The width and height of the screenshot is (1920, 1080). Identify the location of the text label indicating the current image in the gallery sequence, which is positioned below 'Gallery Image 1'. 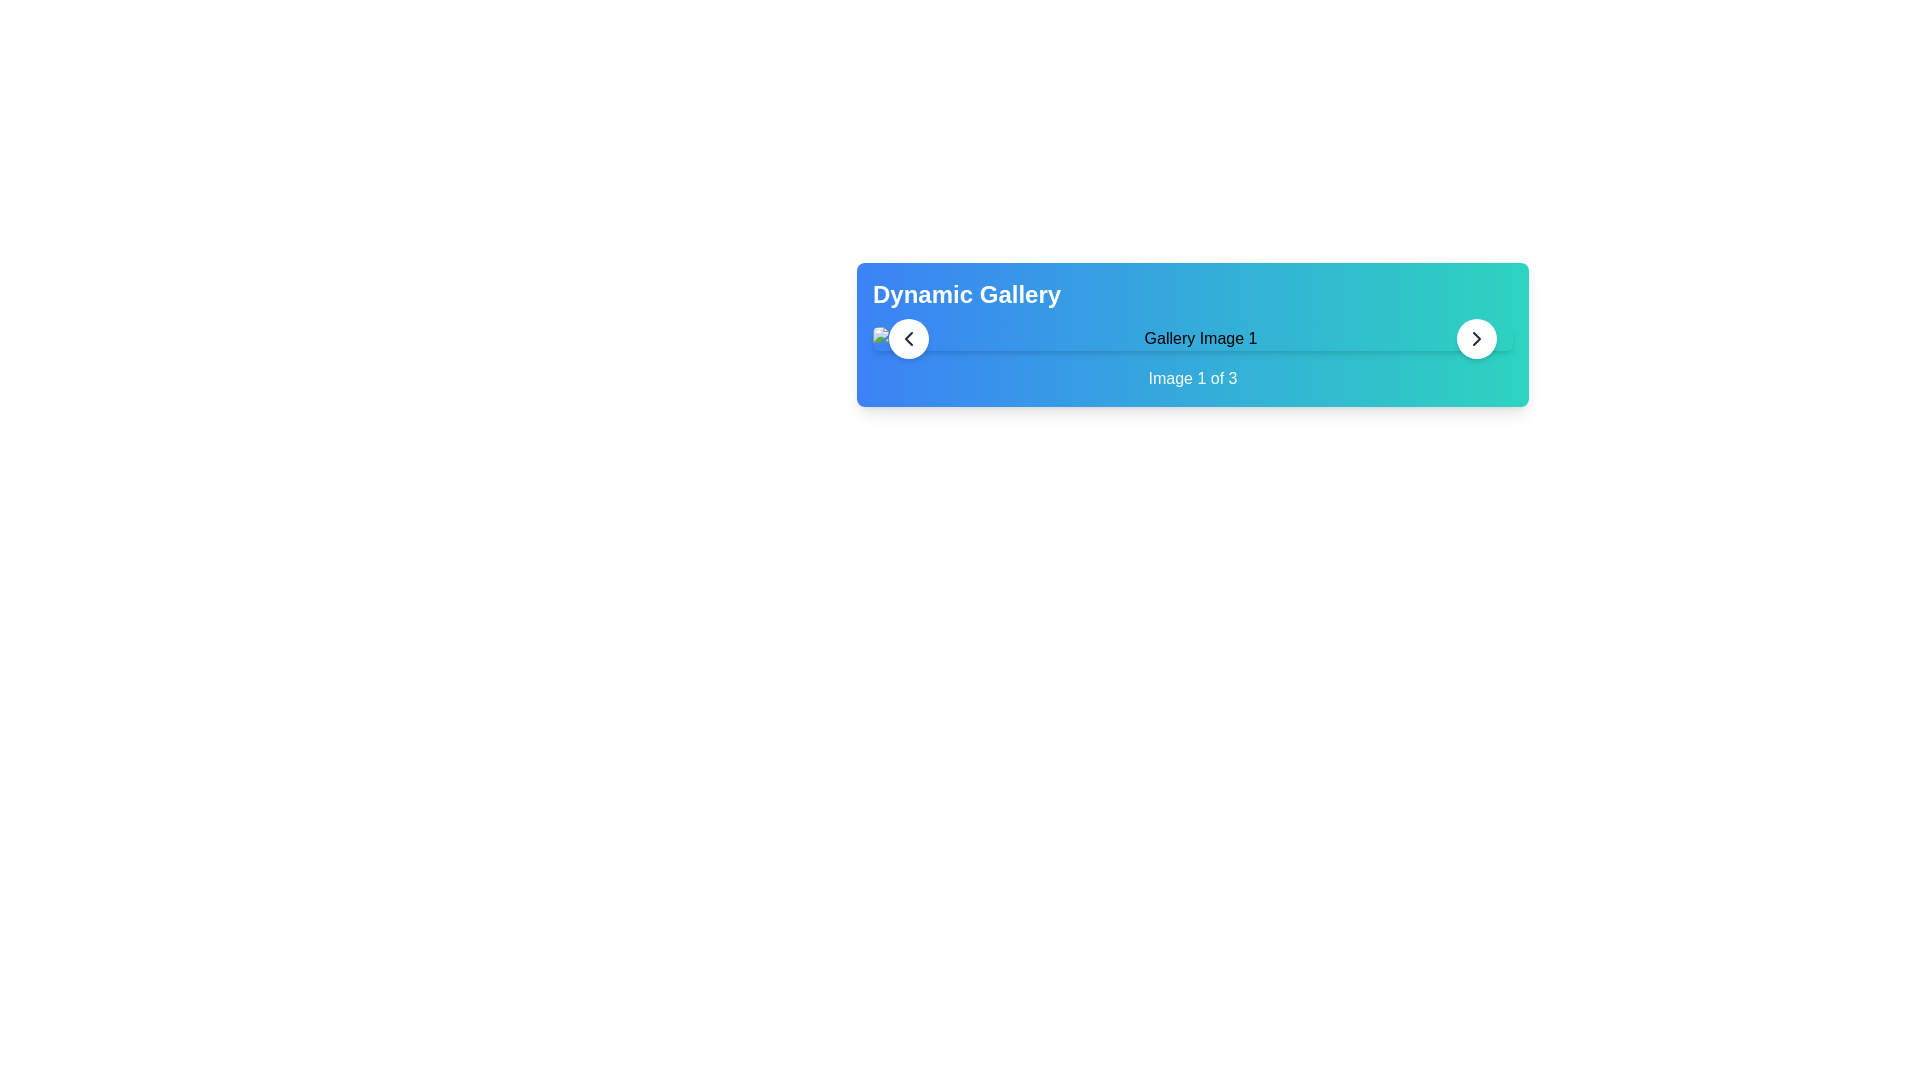
(1193, 378).